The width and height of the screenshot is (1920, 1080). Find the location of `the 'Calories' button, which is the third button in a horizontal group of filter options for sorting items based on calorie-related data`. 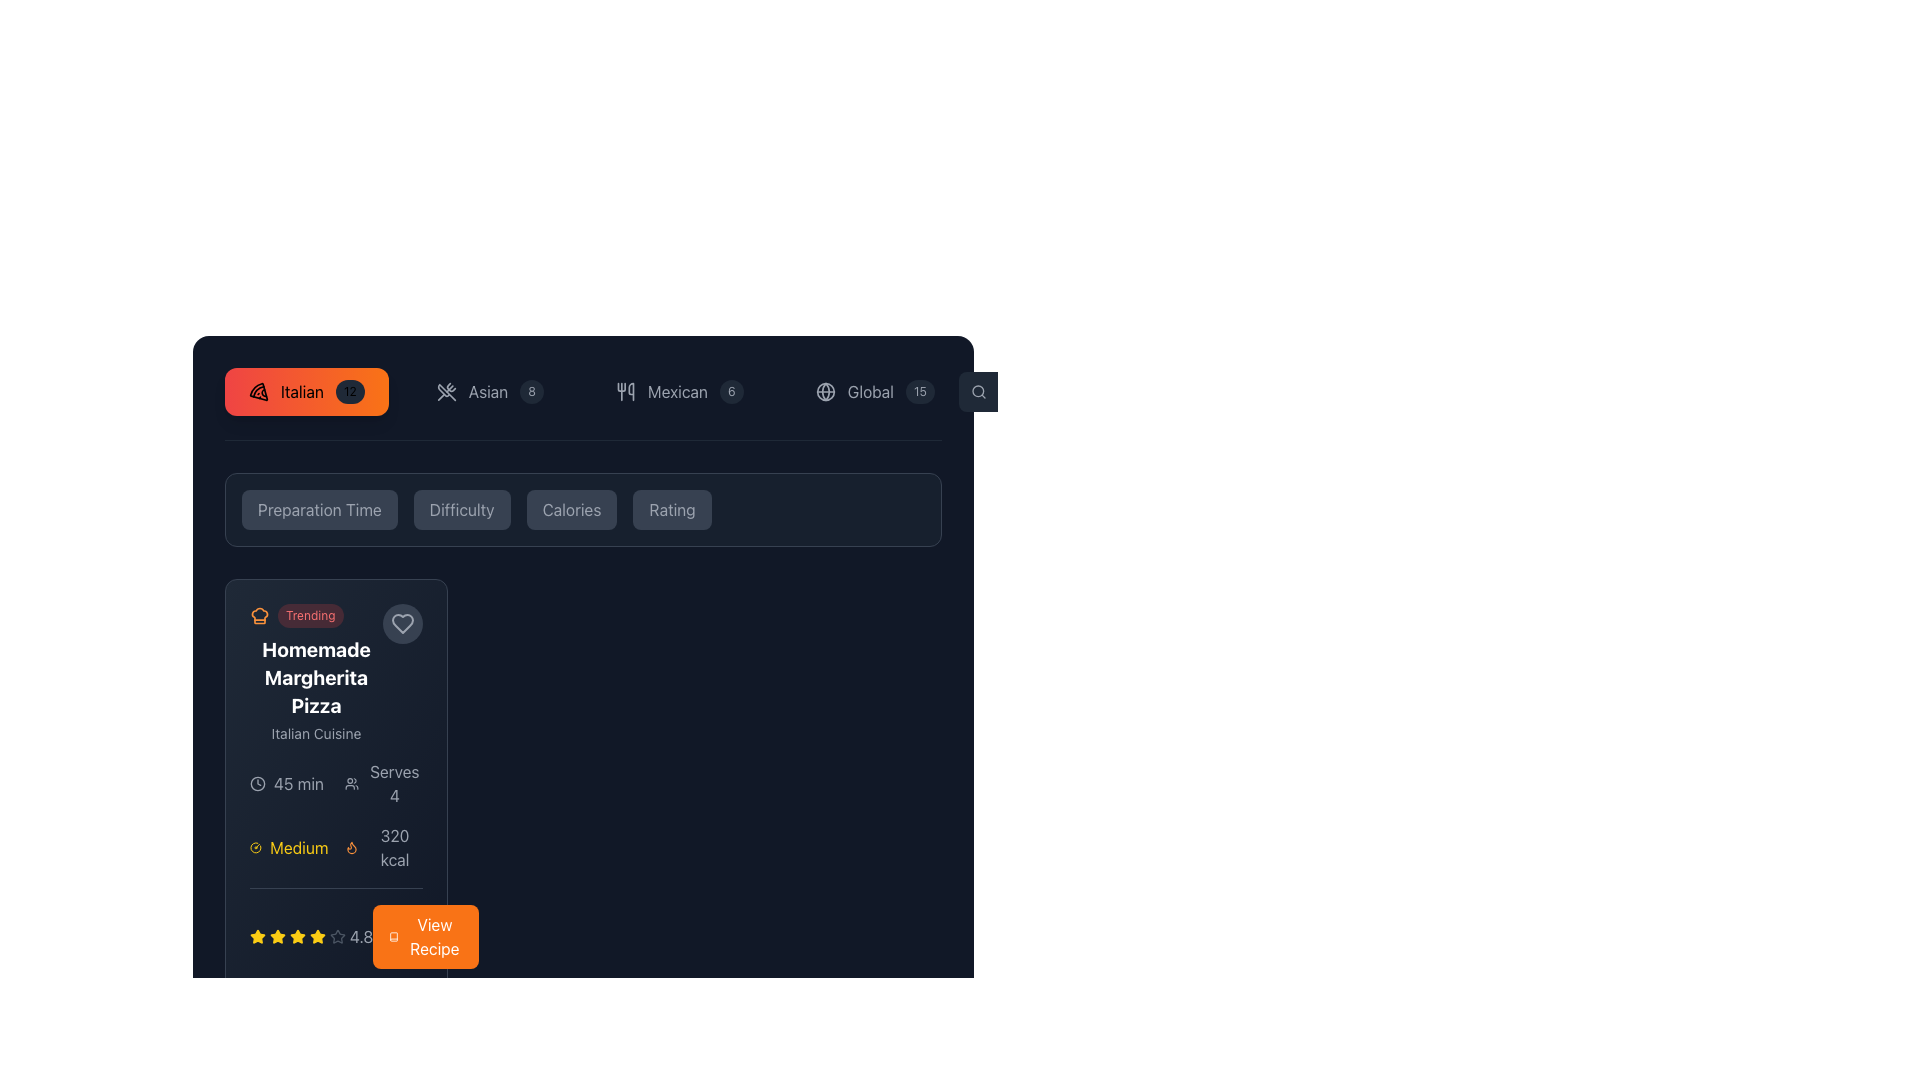

the 'Calories' button, which is the third button in a horizontal group of filter options for sorting items based on calorie-related data is located at coordinates (570, 508).